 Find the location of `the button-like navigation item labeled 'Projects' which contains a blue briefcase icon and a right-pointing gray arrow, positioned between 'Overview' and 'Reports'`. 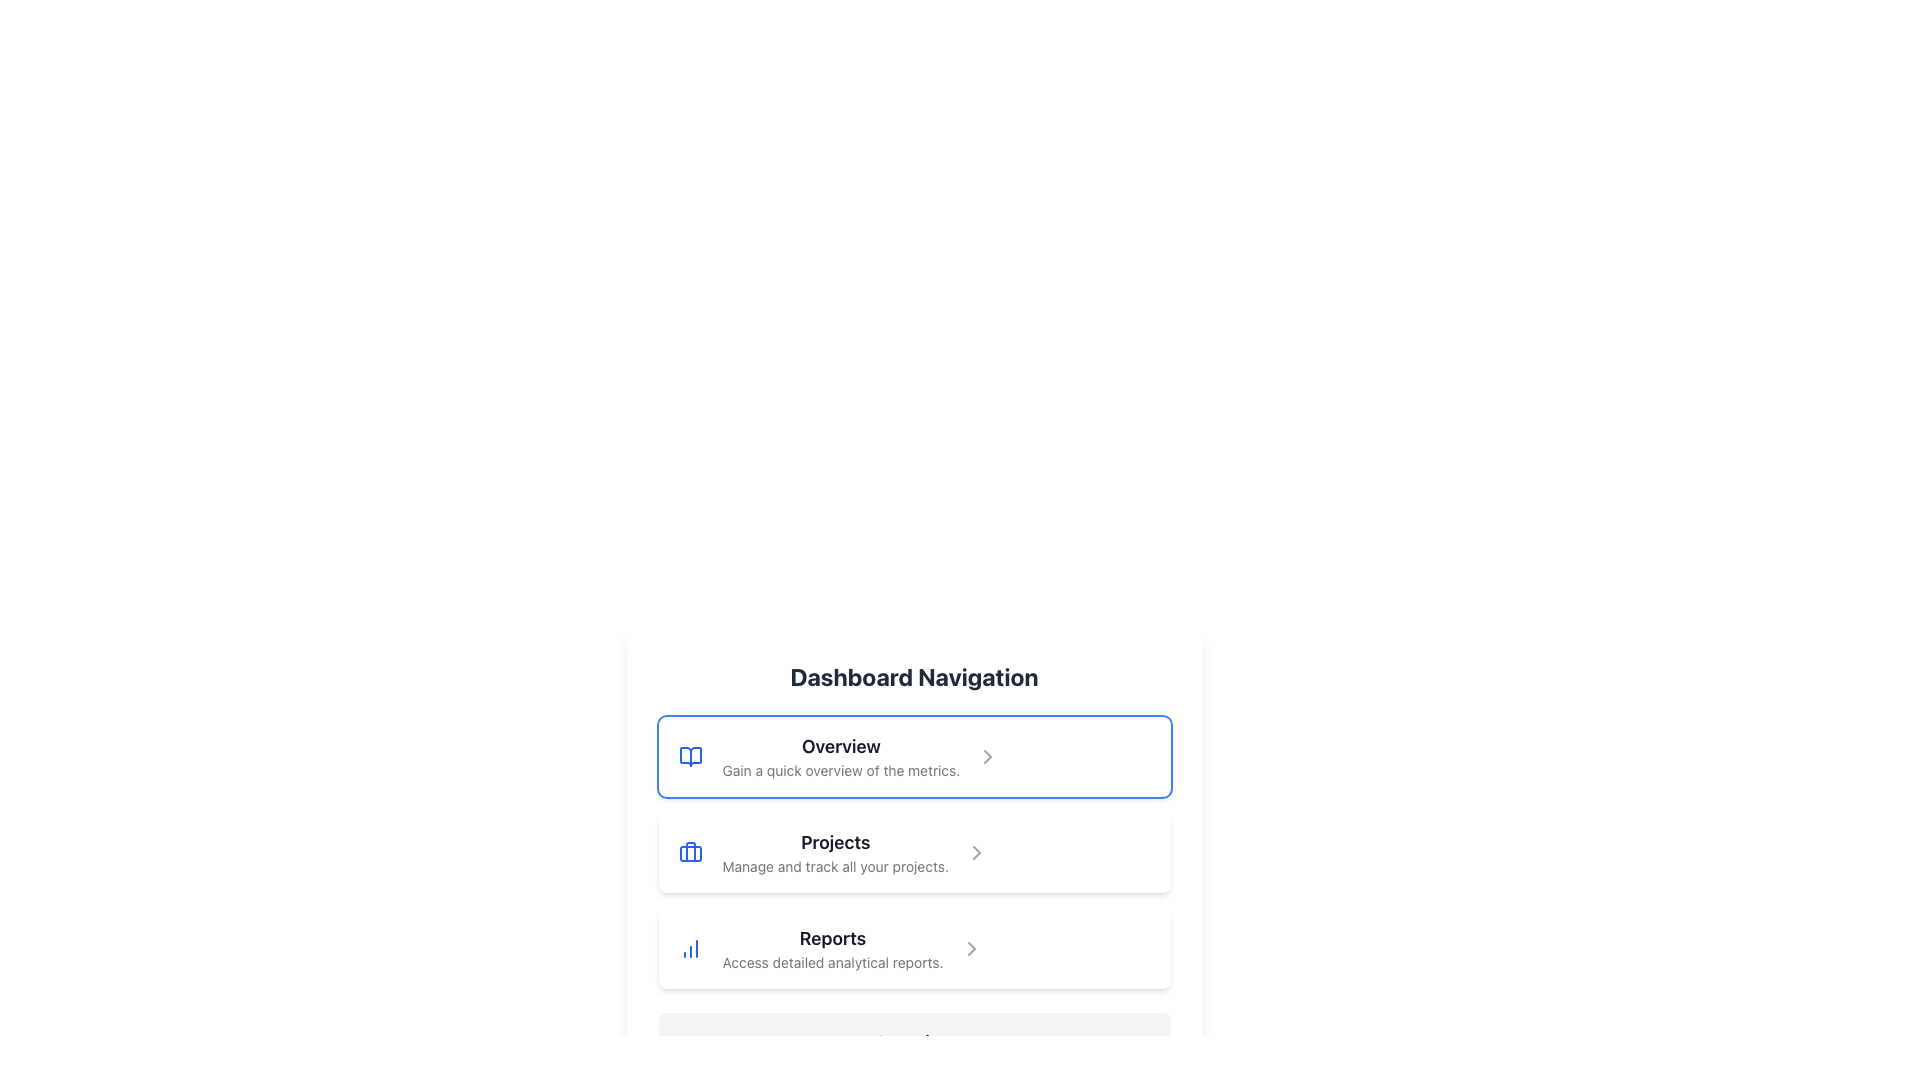

the button-like navigation item labeled 'Projects' which contains a blue briefcase icon and a right-pointing gray arrow, positioned between 'Overview' and 'Reports' is located at coordinates (913, 852).